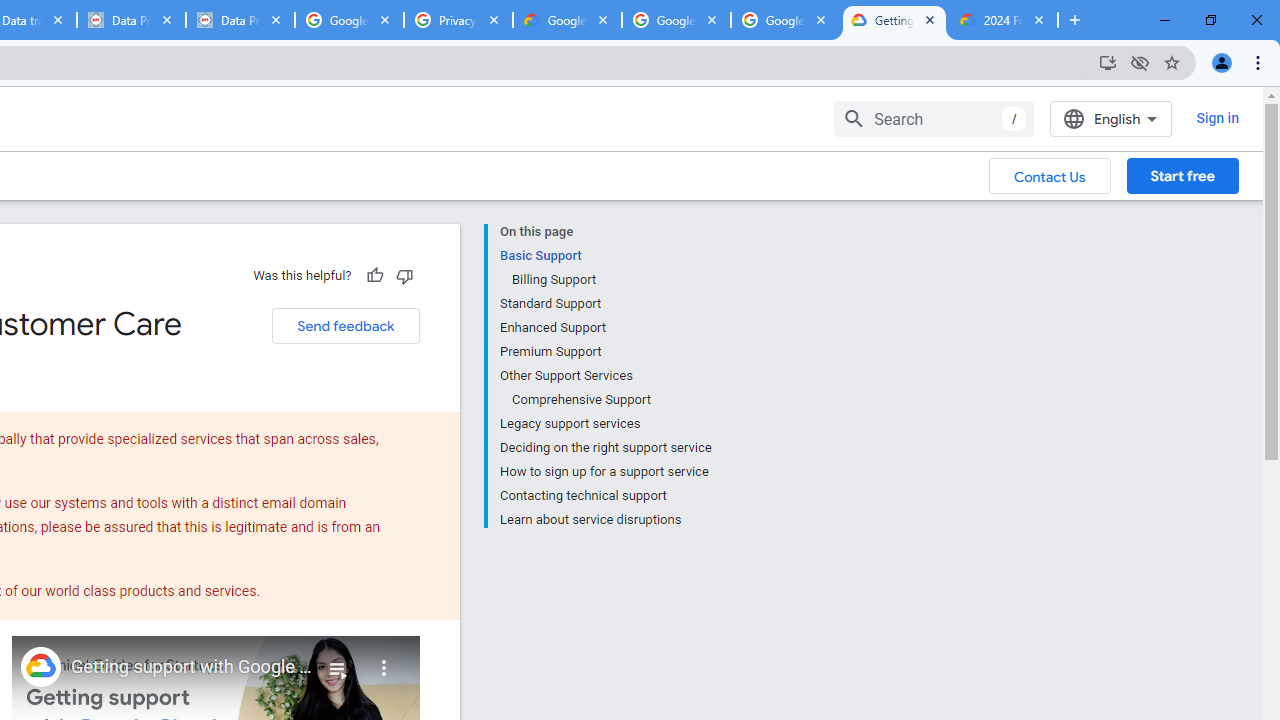 Image resolution: width=1280 pixels, height=720 pixels. Describe the element at coordinates (676, 20) in the screenshot. I see `'Google Workspace - Specific Terms'` at that location.